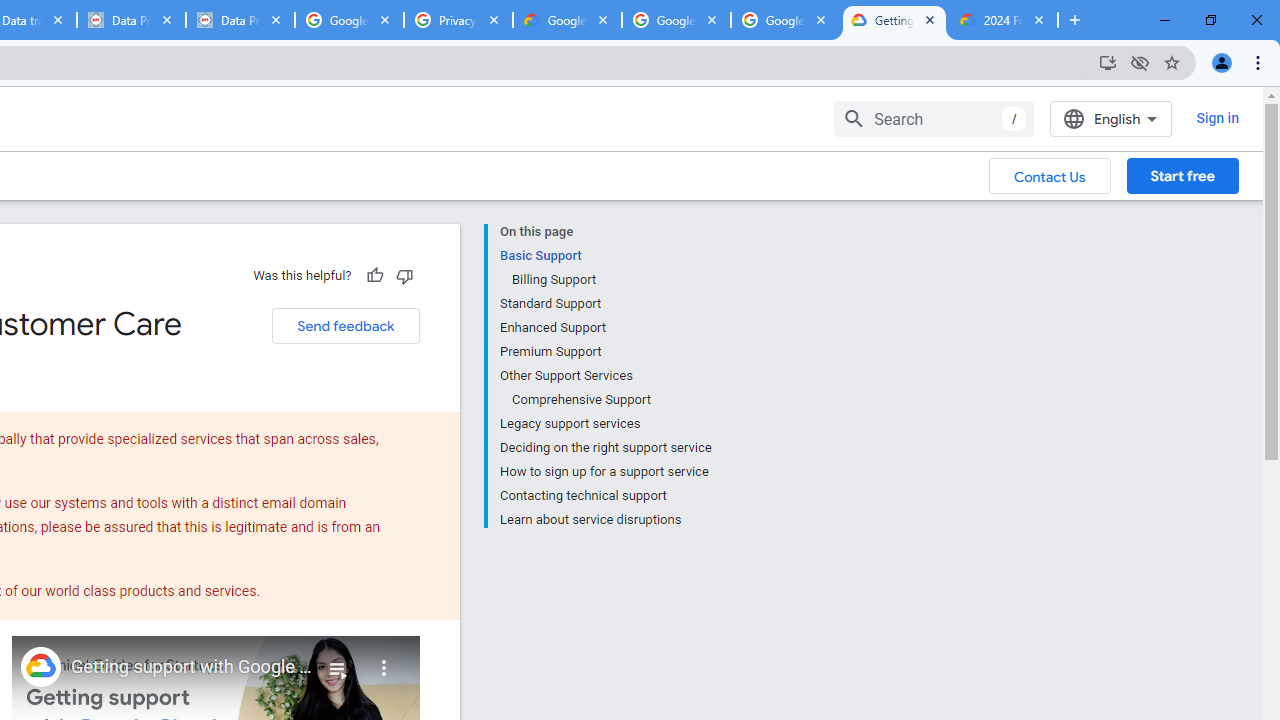 Image resolution: width=1280 pixels, height=720 pixels. Describe the element at coordinates (676, 20) in the screenshot. I see `'Google Workspace - Specific Terms'` at that location.